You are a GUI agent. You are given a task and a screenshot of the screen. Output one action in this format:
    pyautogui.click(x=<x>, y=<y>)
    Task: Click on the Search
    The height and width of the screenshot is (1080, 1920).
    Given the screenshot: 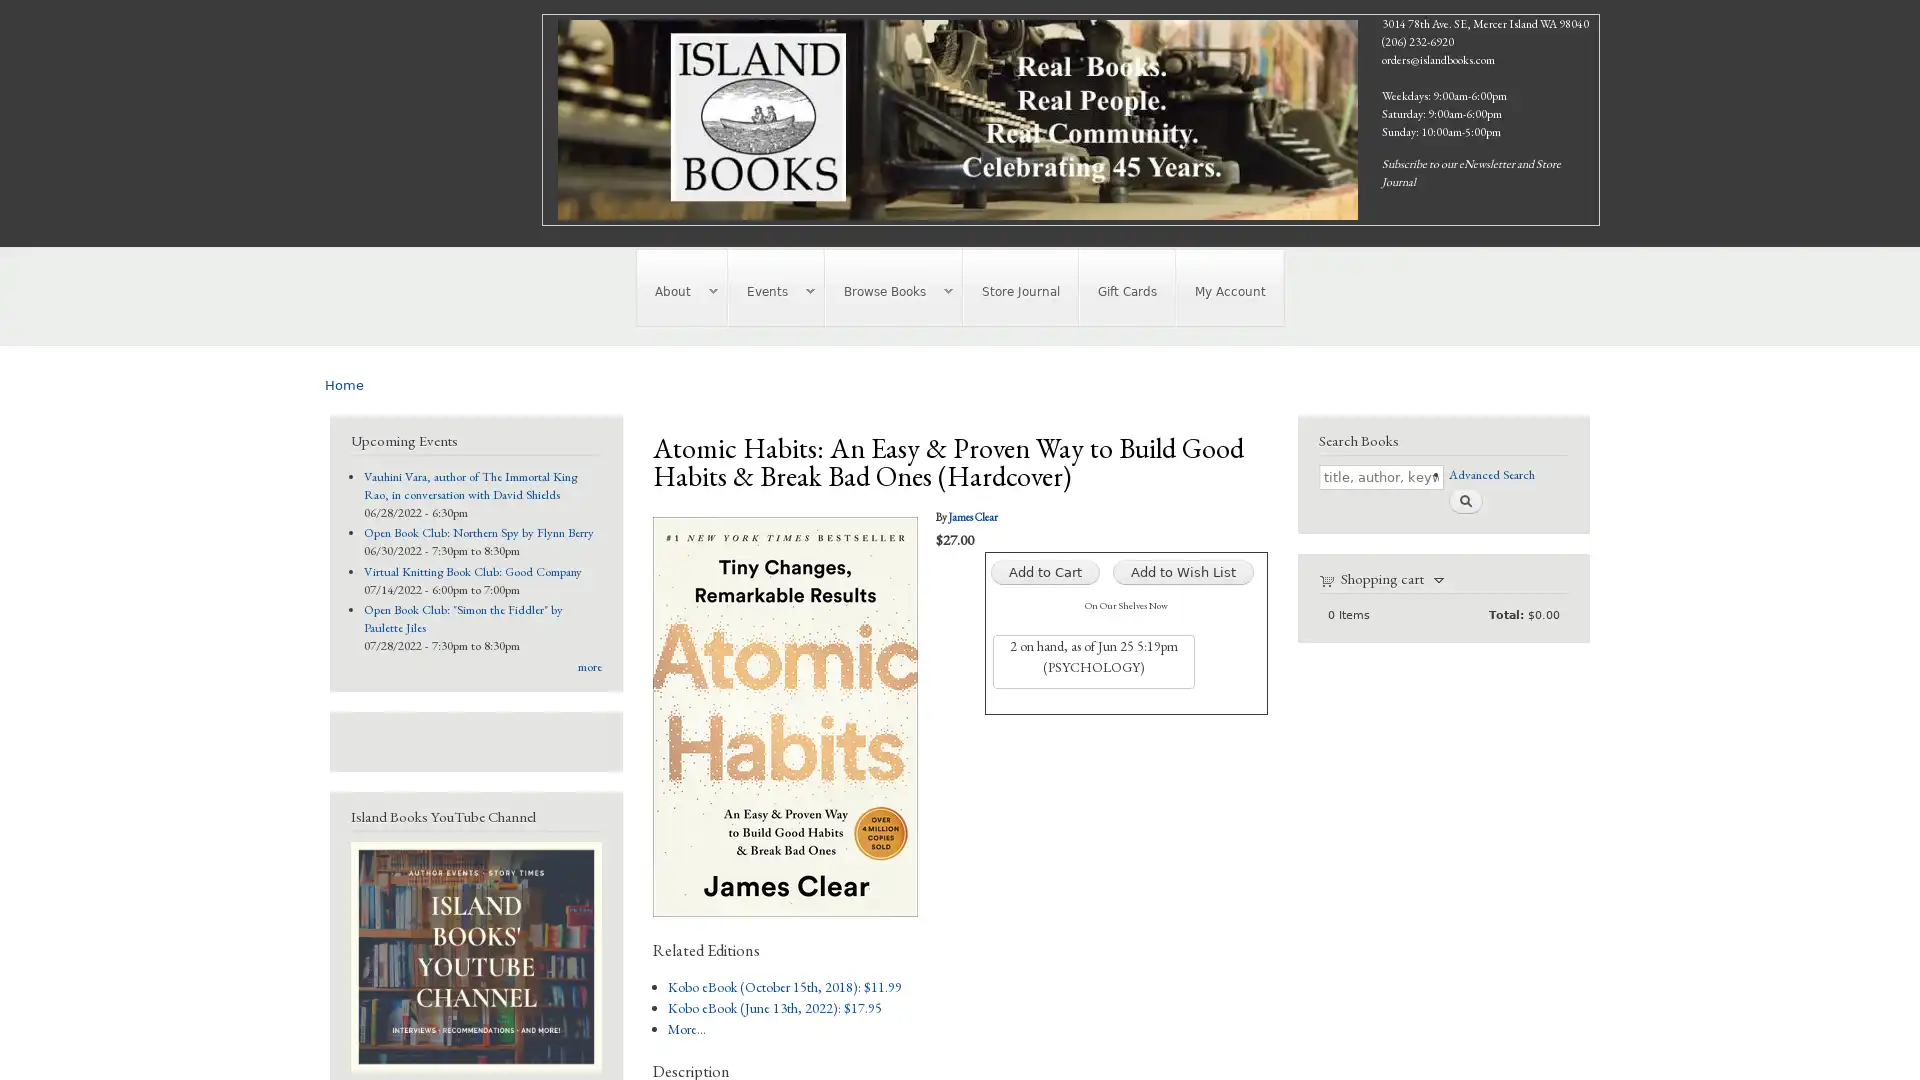 What is the action you would take?
    pyautogui.click(x=1464, y=499)
    